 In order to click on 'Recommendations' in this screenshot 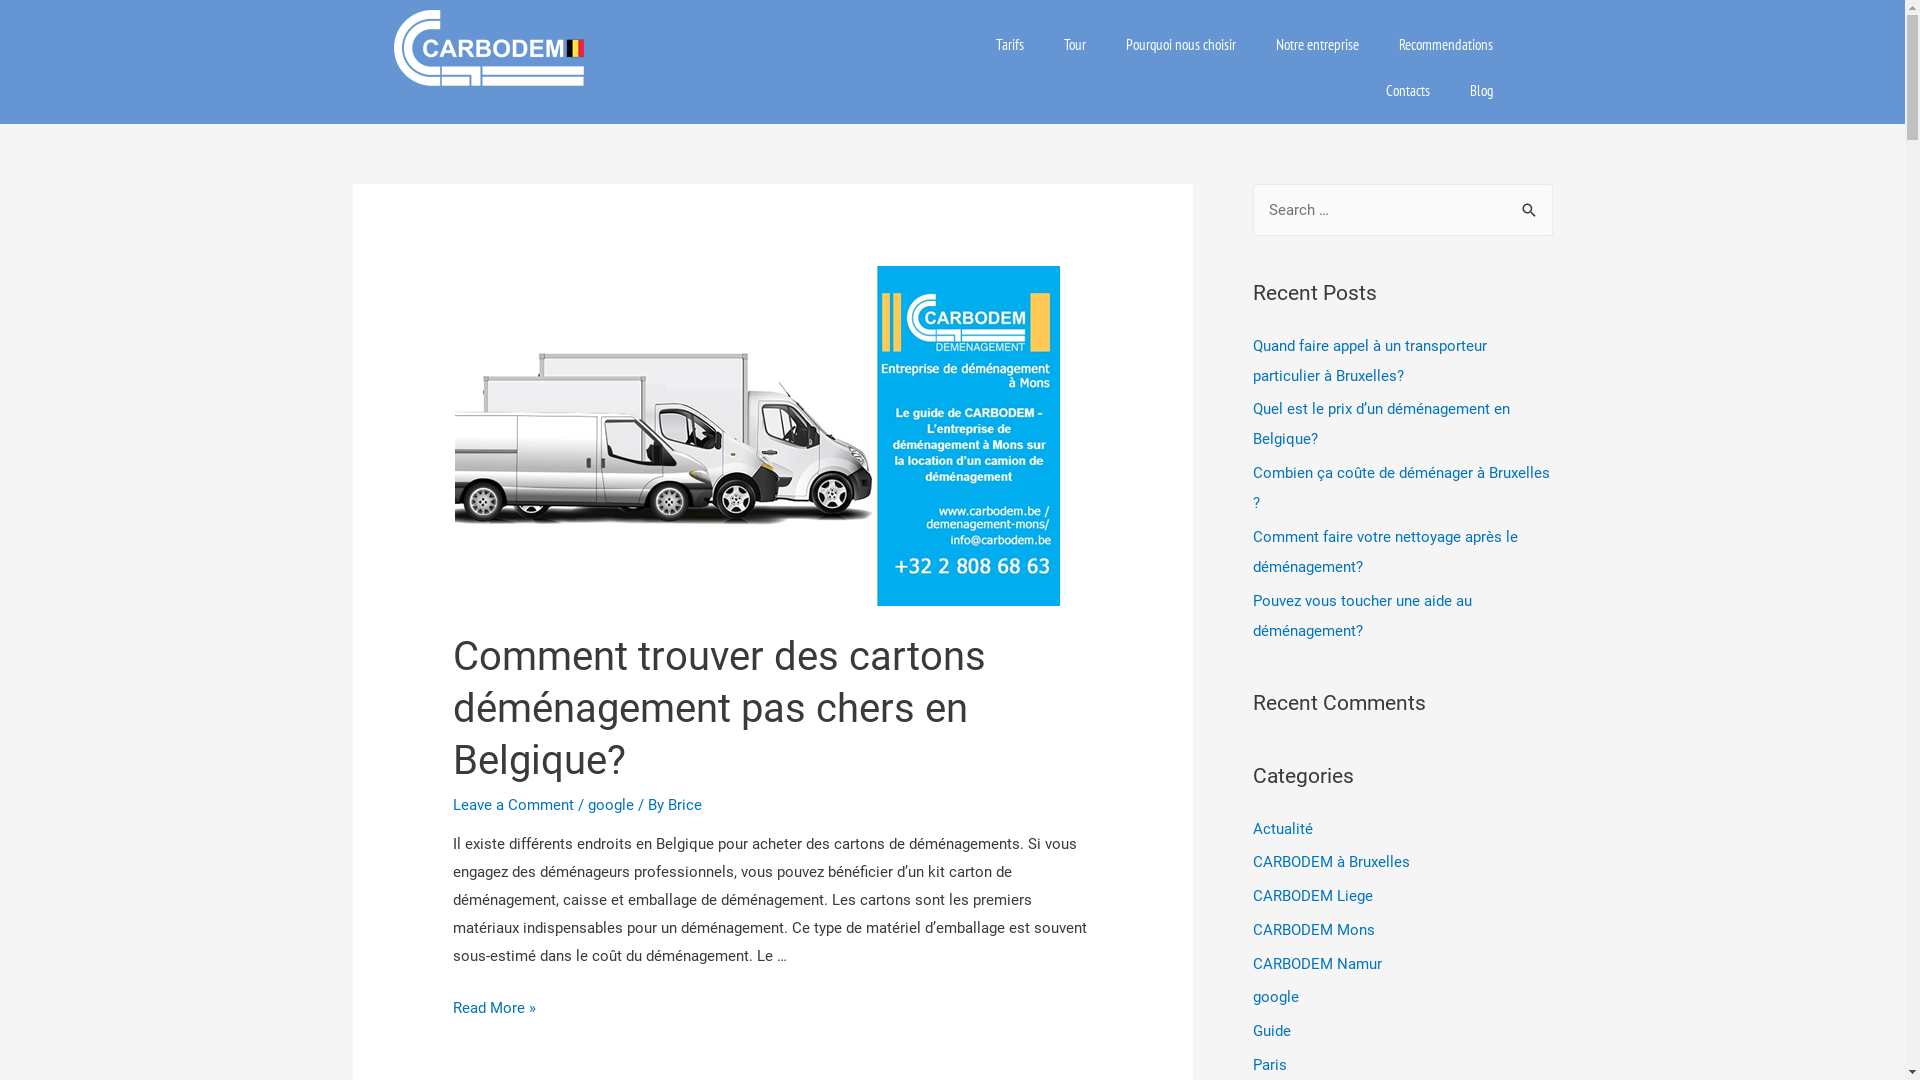, I will do `click(1444, 45)`.